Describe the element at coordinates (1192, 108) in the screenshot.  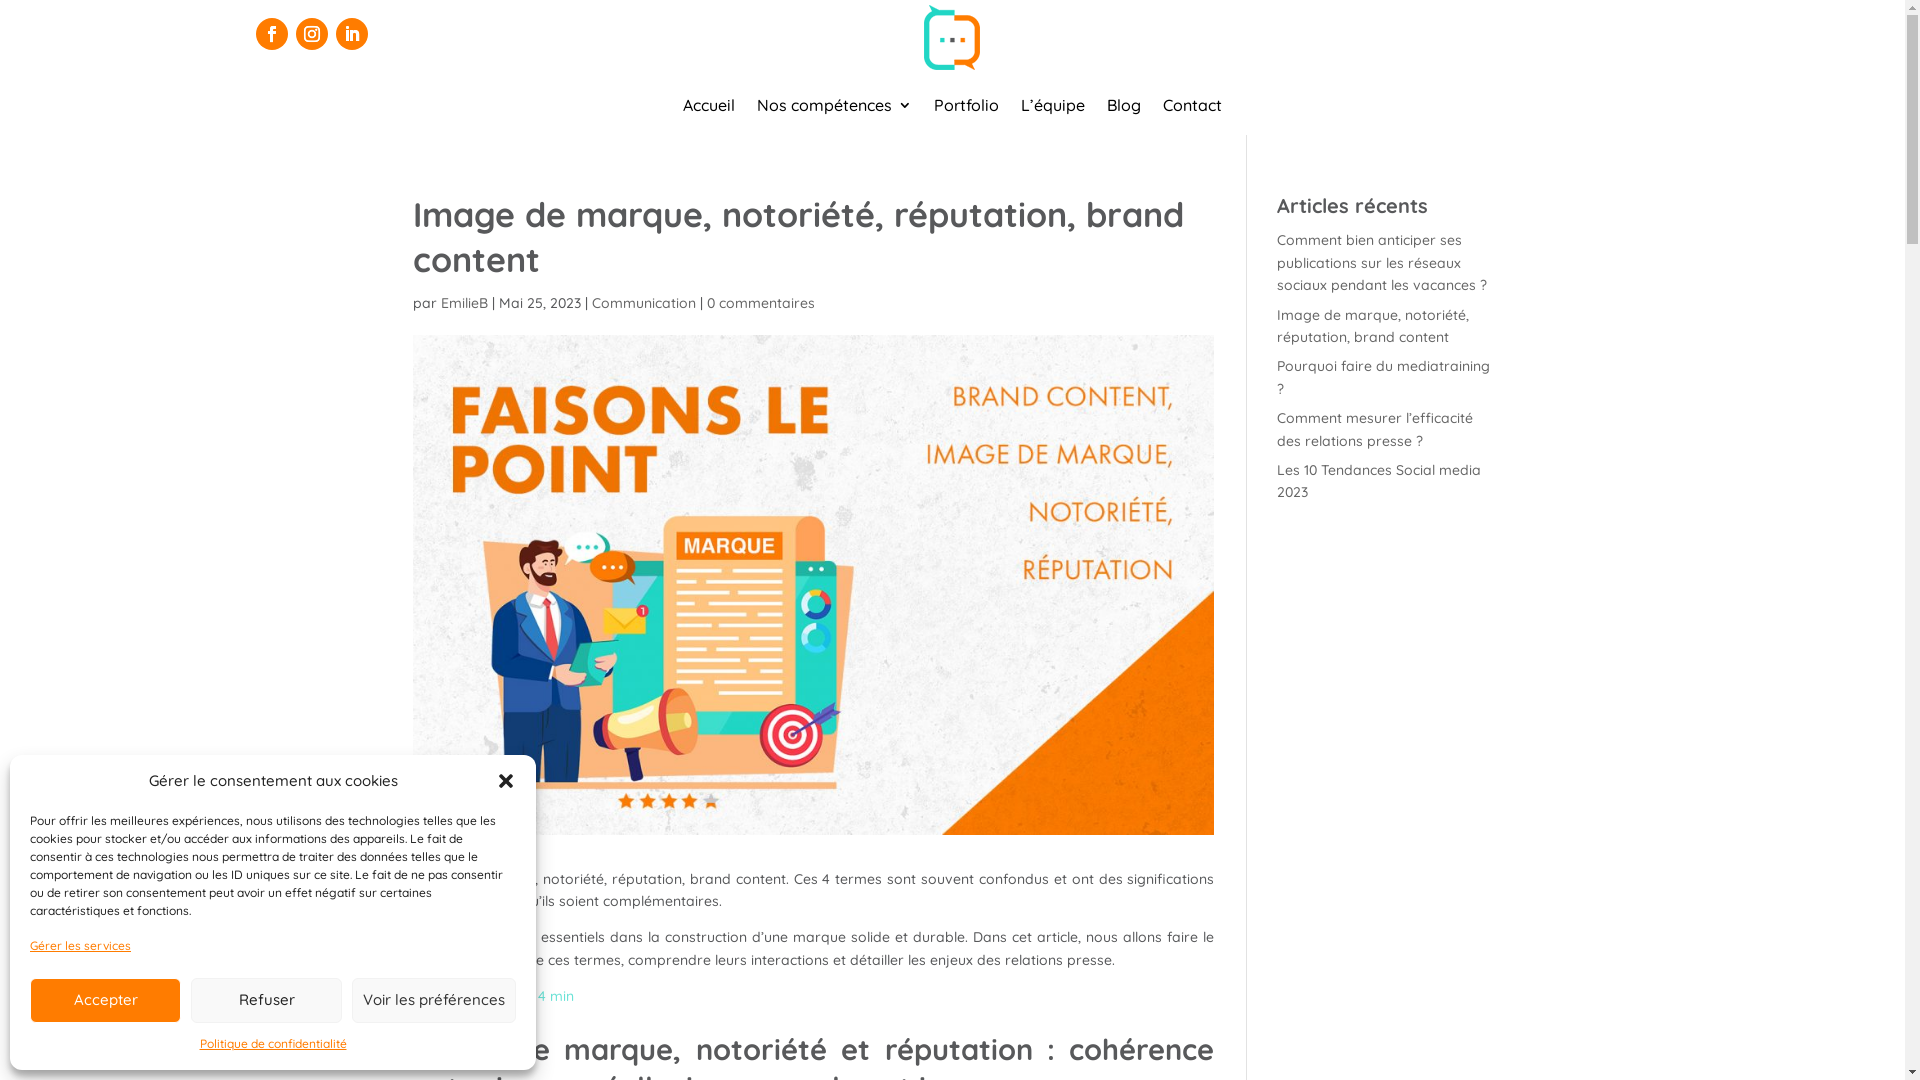
I see `'Contact'` at that location.